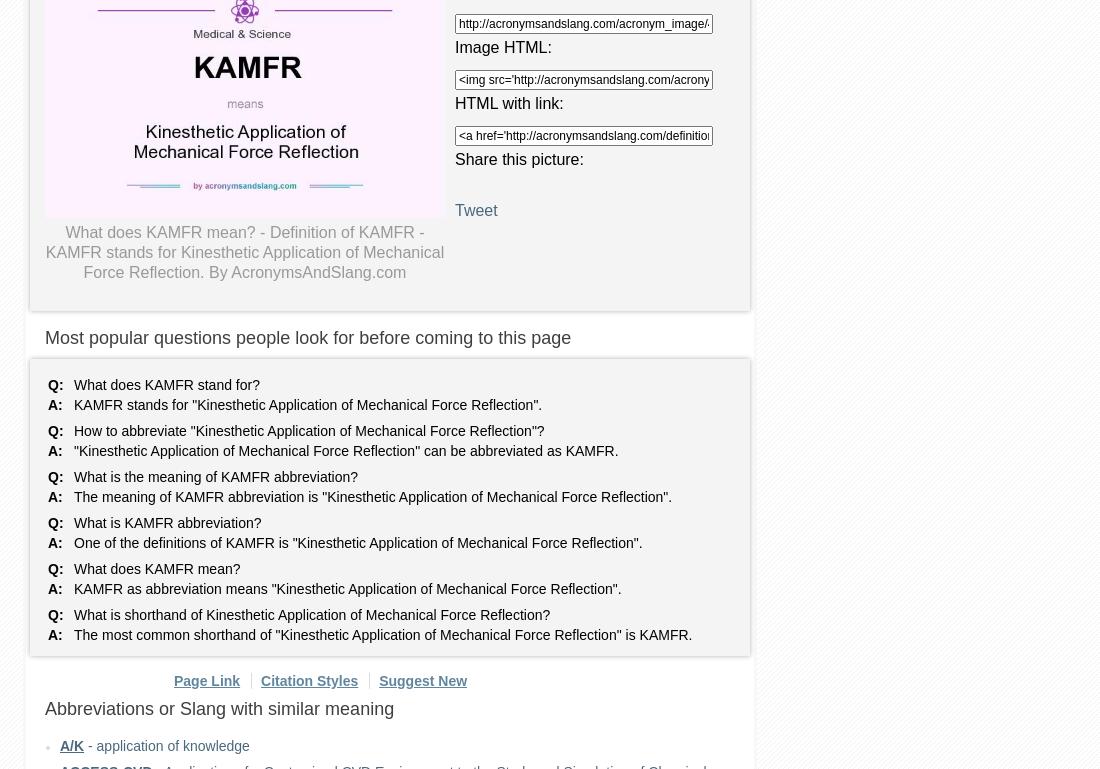  What do you see at coordinates (421, 681) in the screenshot?
I see `'Suggest New'` at bounding box center [421, 681].